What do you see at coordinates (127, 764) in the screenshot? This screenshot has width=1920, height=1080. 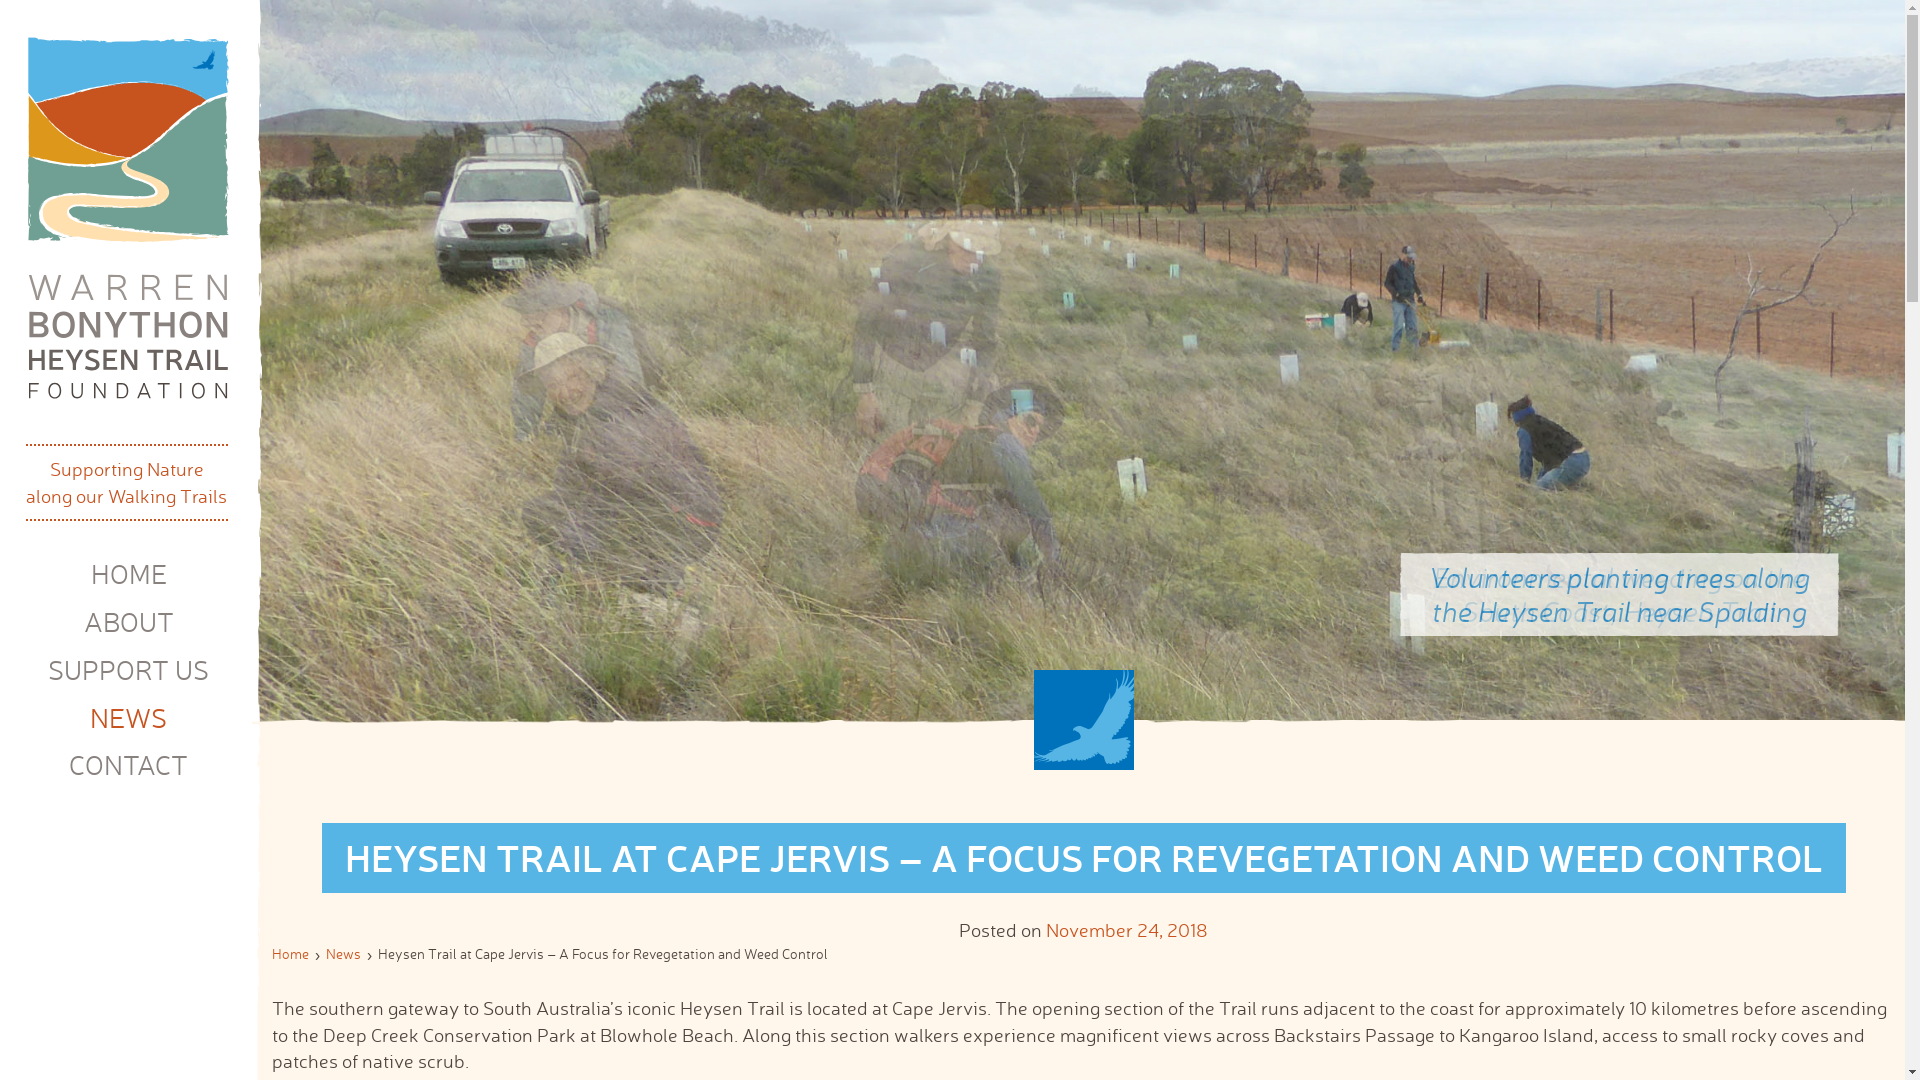 I see `'CONTACT'` at bounding box center [127, 764].